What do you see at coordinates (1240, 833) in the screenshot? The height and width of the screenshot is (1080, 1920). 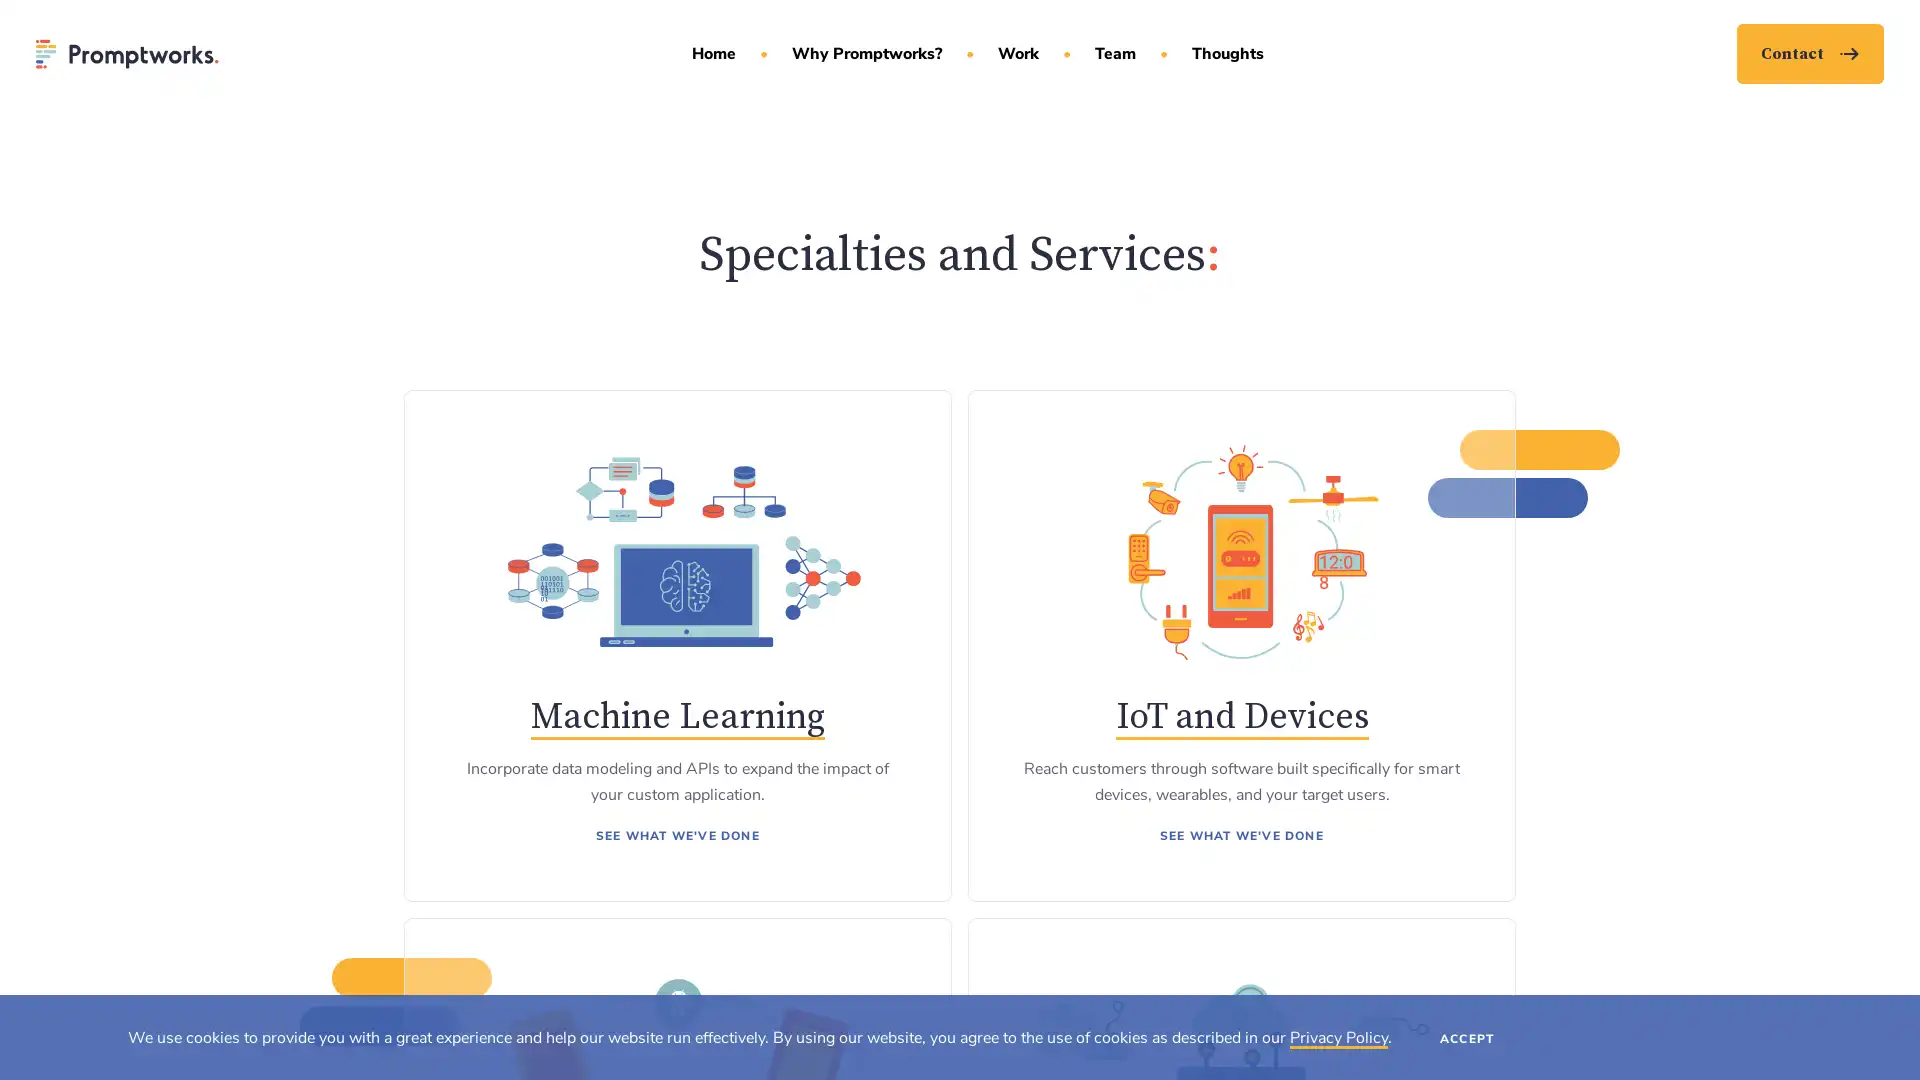 I see `SEE WHAT WE'VE DONE` at bounding box center [1240, 833].